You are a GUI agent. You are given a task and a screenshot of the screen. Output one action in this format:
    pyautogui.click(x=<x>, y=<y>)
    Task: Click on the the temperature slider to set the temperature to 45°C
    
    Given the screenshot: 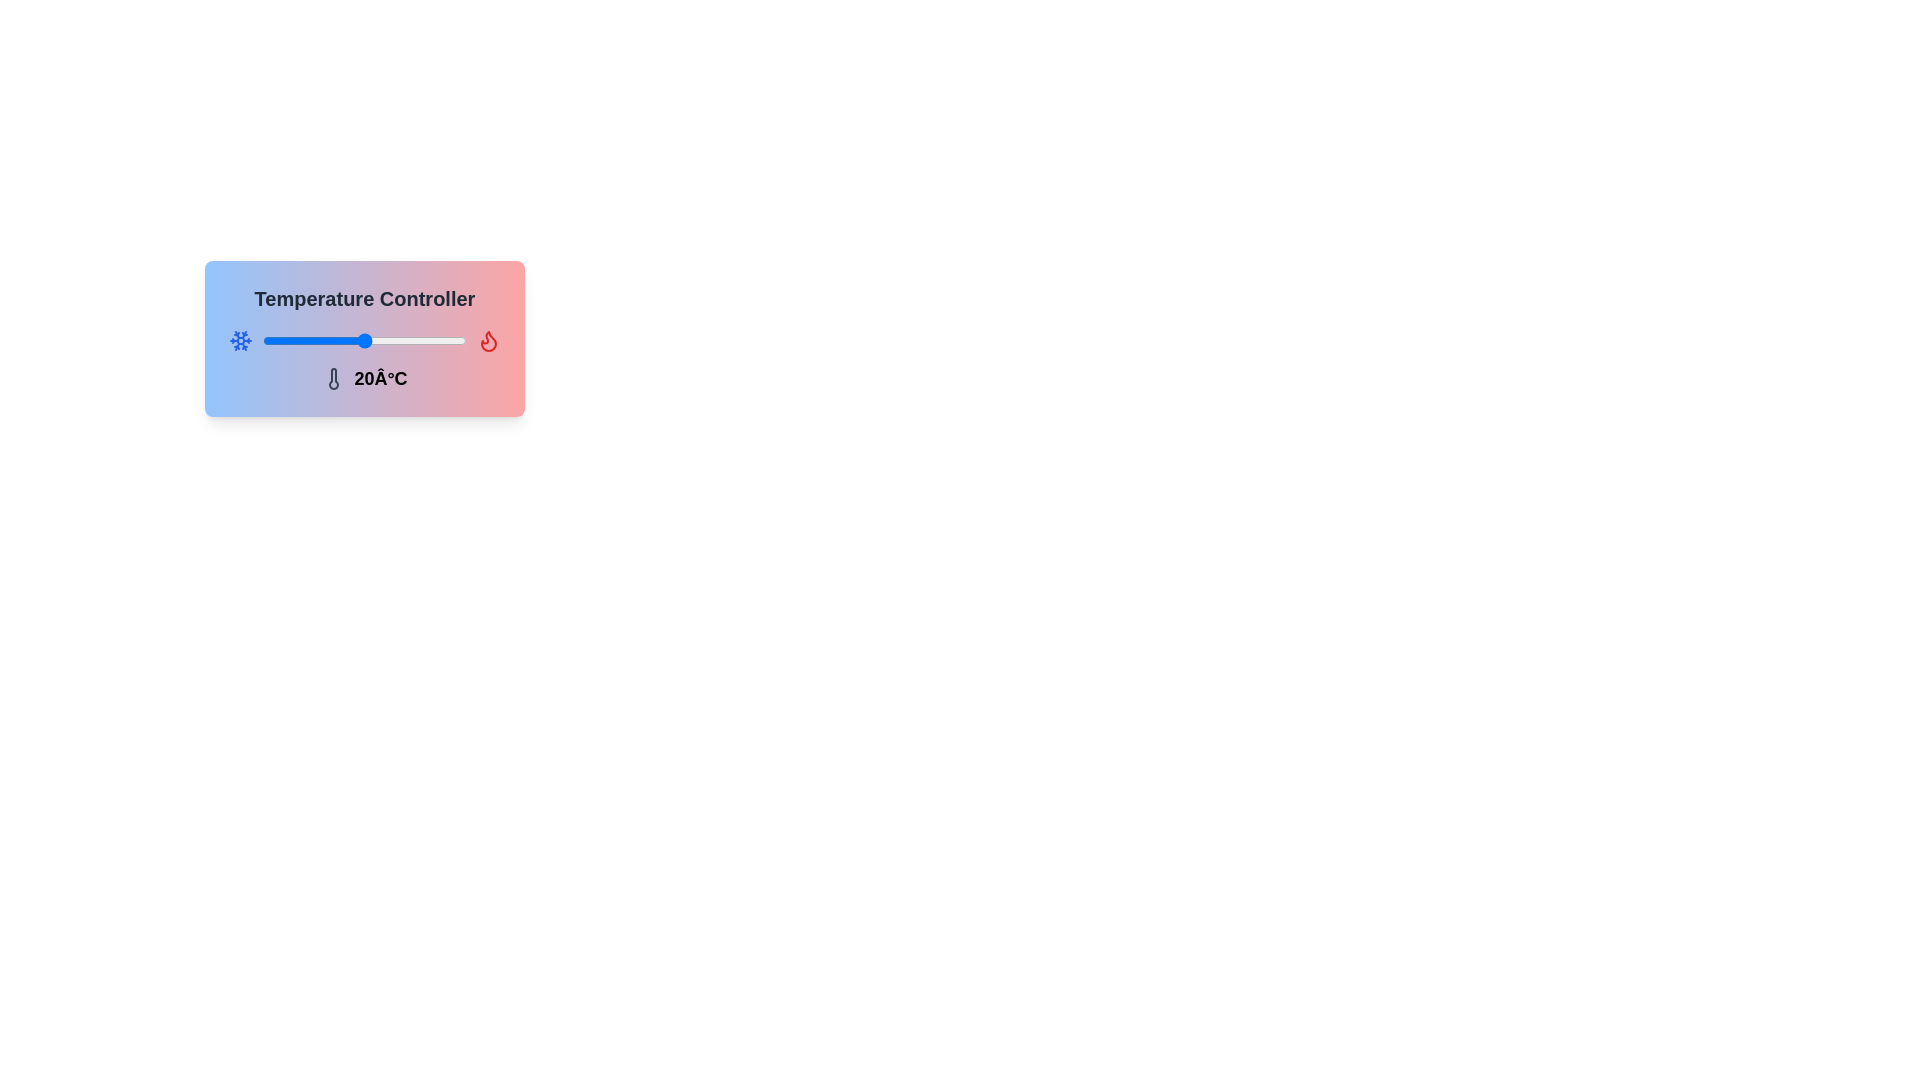 What is the action you would take?
    pyautogui.click(x=449, y=339)
    